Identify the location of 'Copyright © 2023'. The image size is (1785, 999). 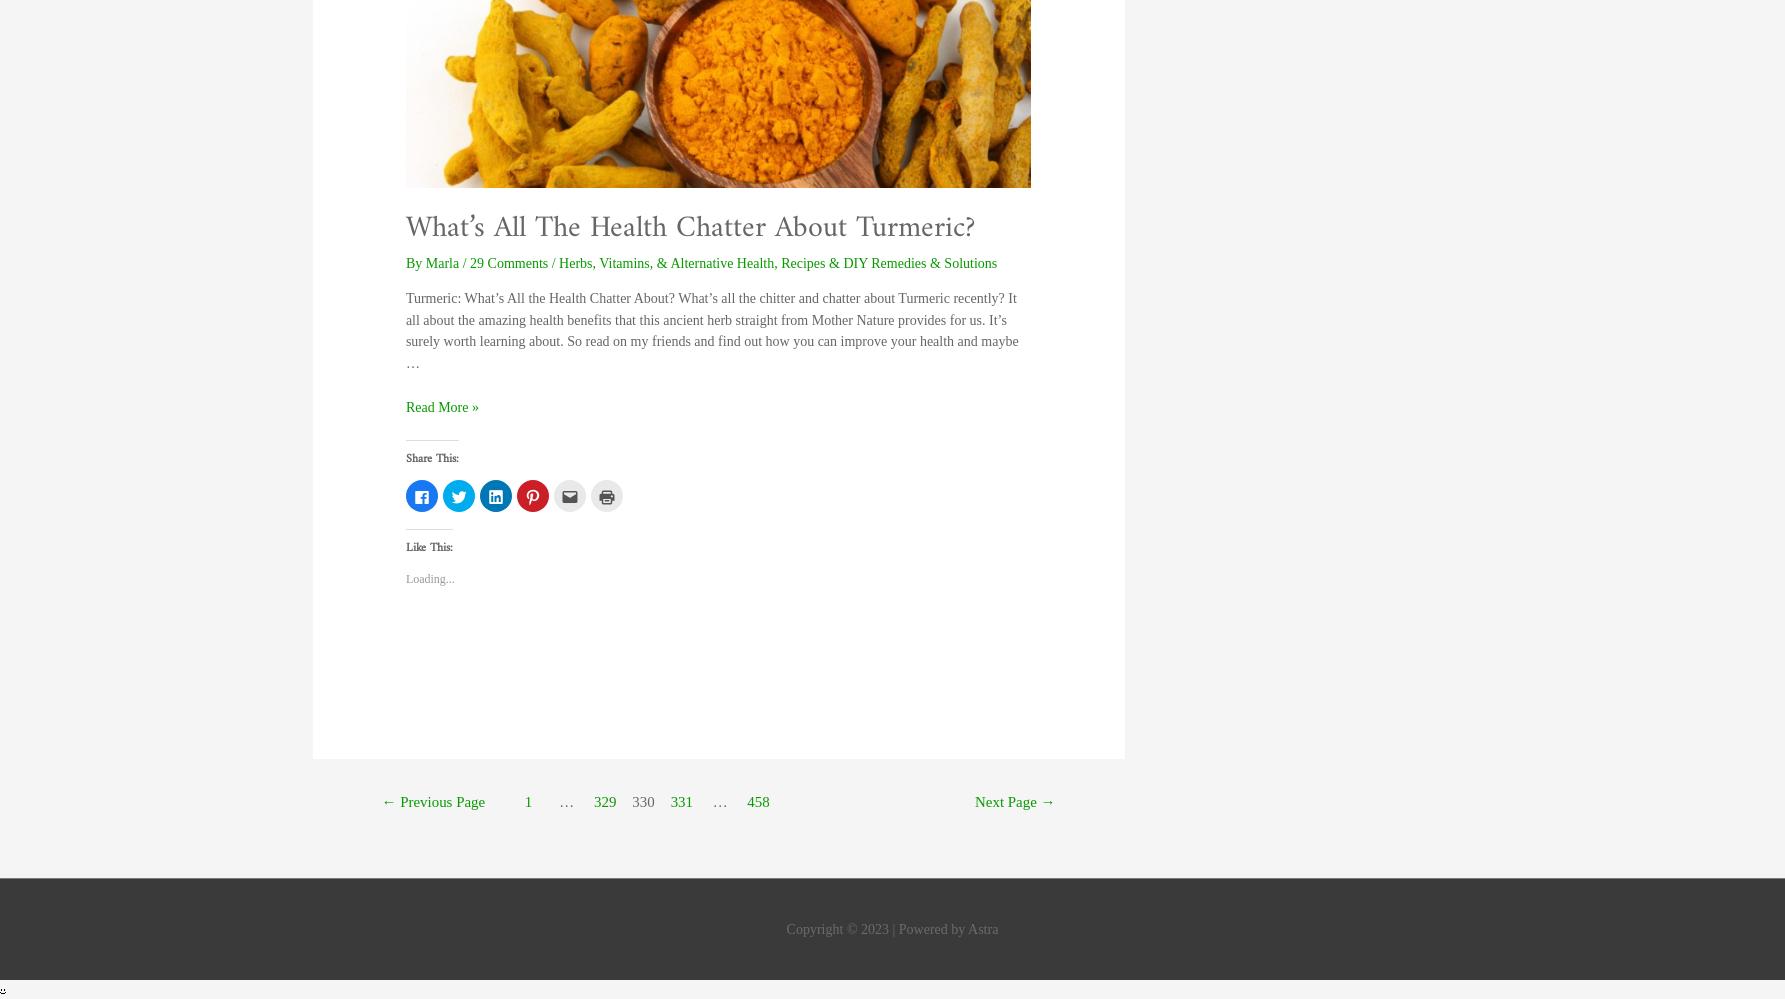
(838, 928).